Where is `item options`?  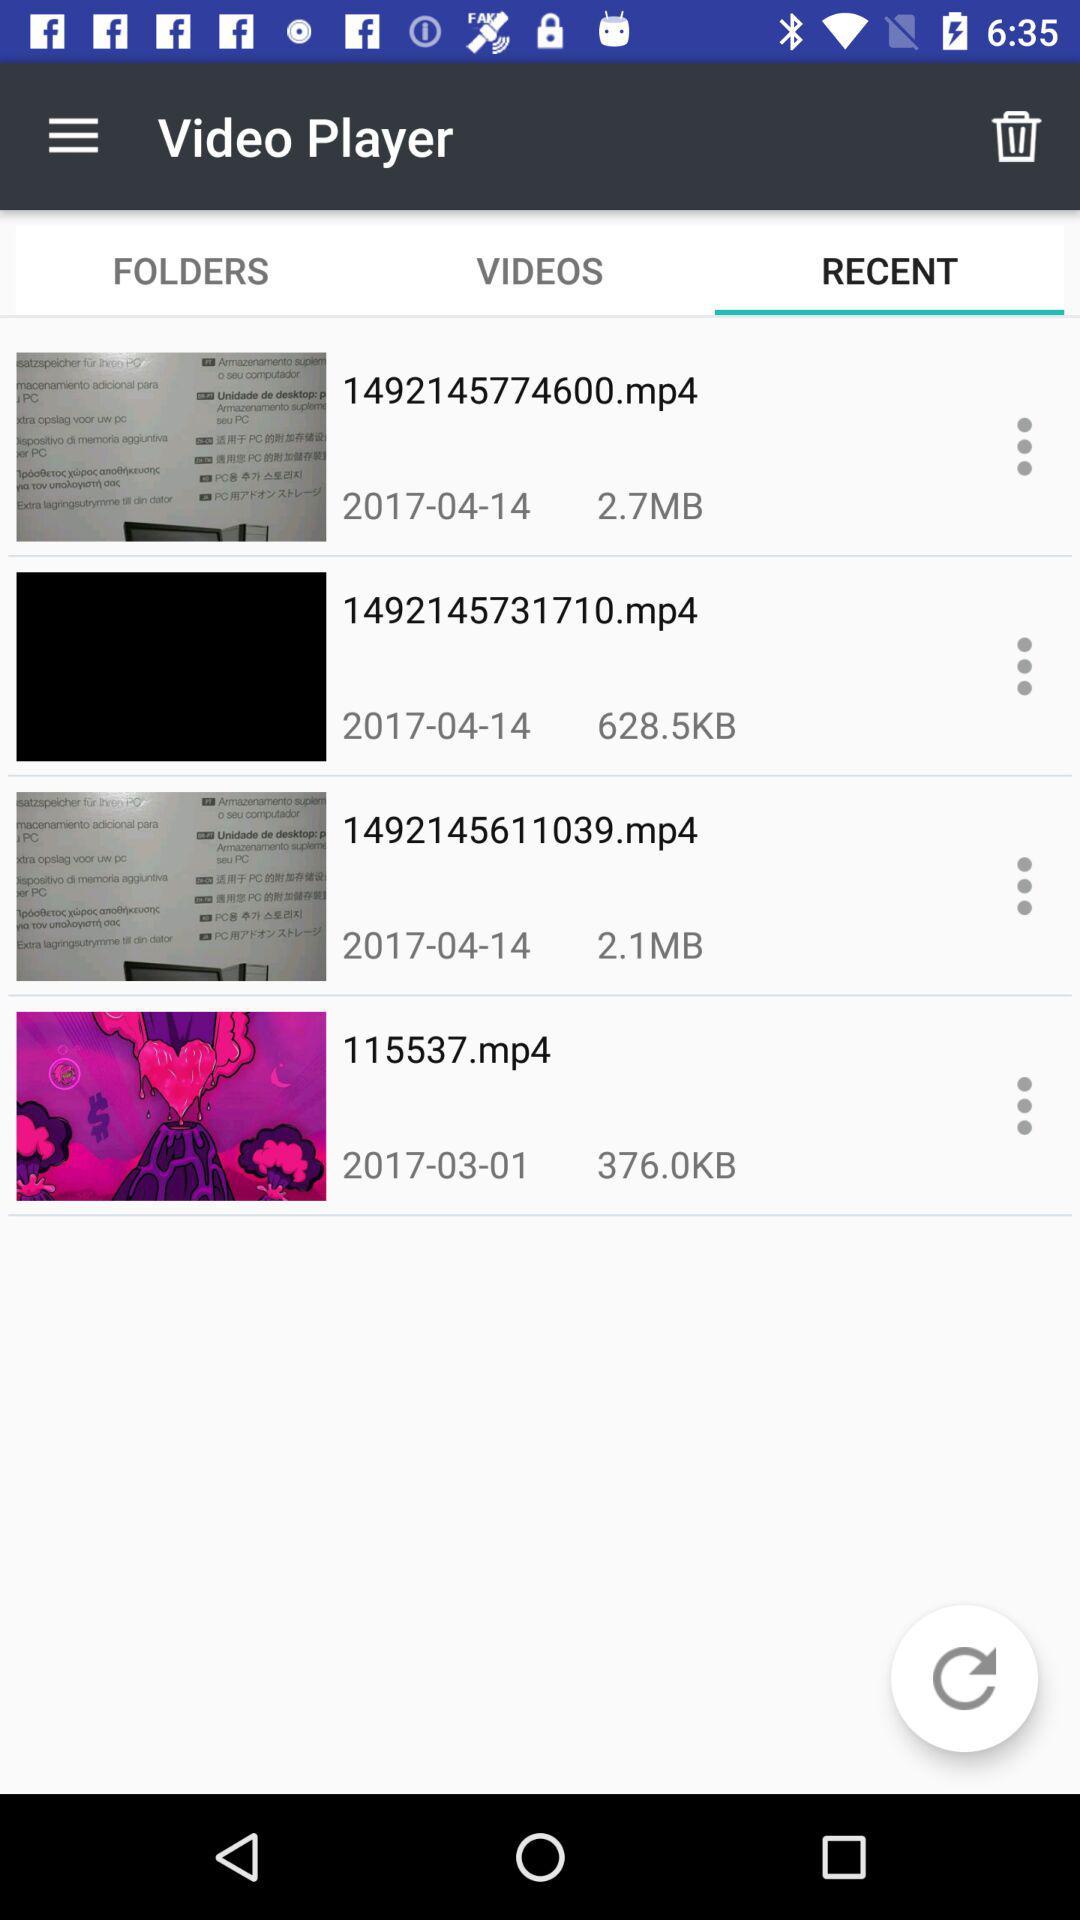 item options is located at coordinates (1024, 445).